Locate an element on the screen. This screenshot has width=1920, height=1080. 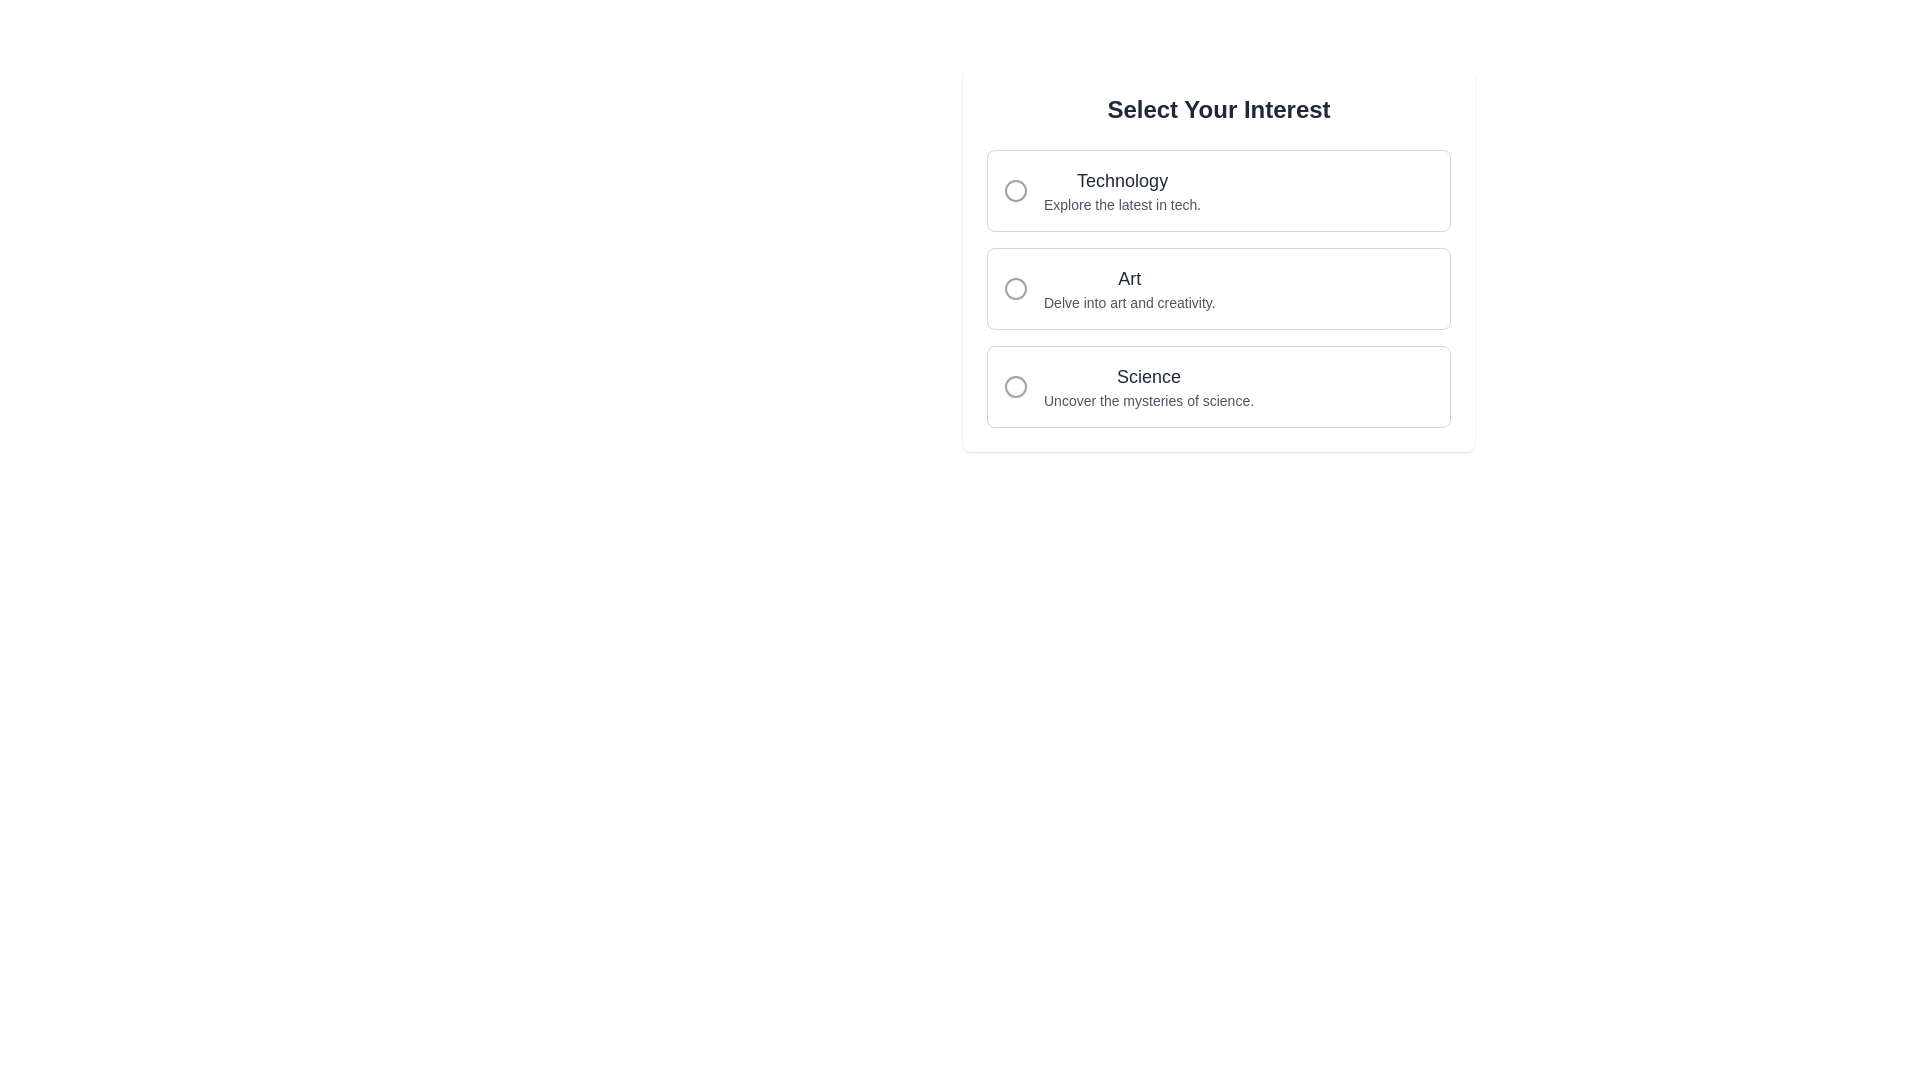
the 'Technology' radio button in the vertical list of options under 'Select Your Interest' is located at coordinates (1218, 191).